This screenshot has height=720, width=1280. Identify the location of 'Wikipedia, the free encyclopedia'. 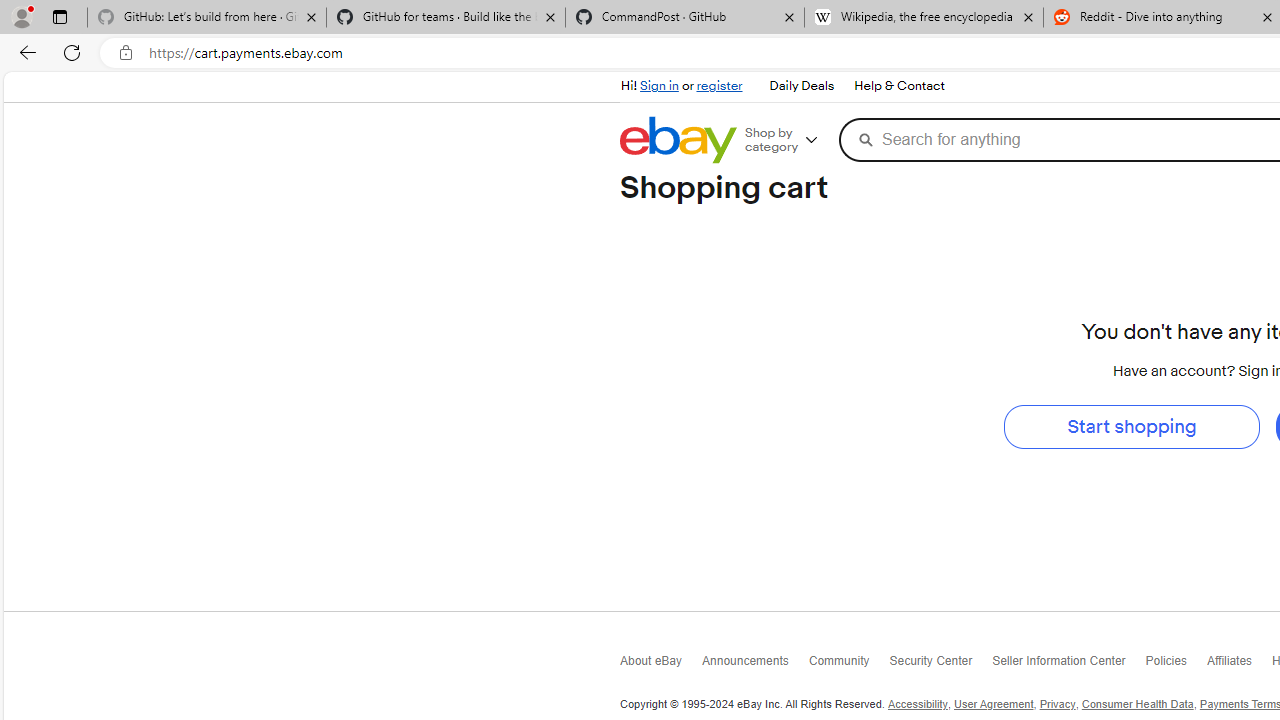
(923, 17).